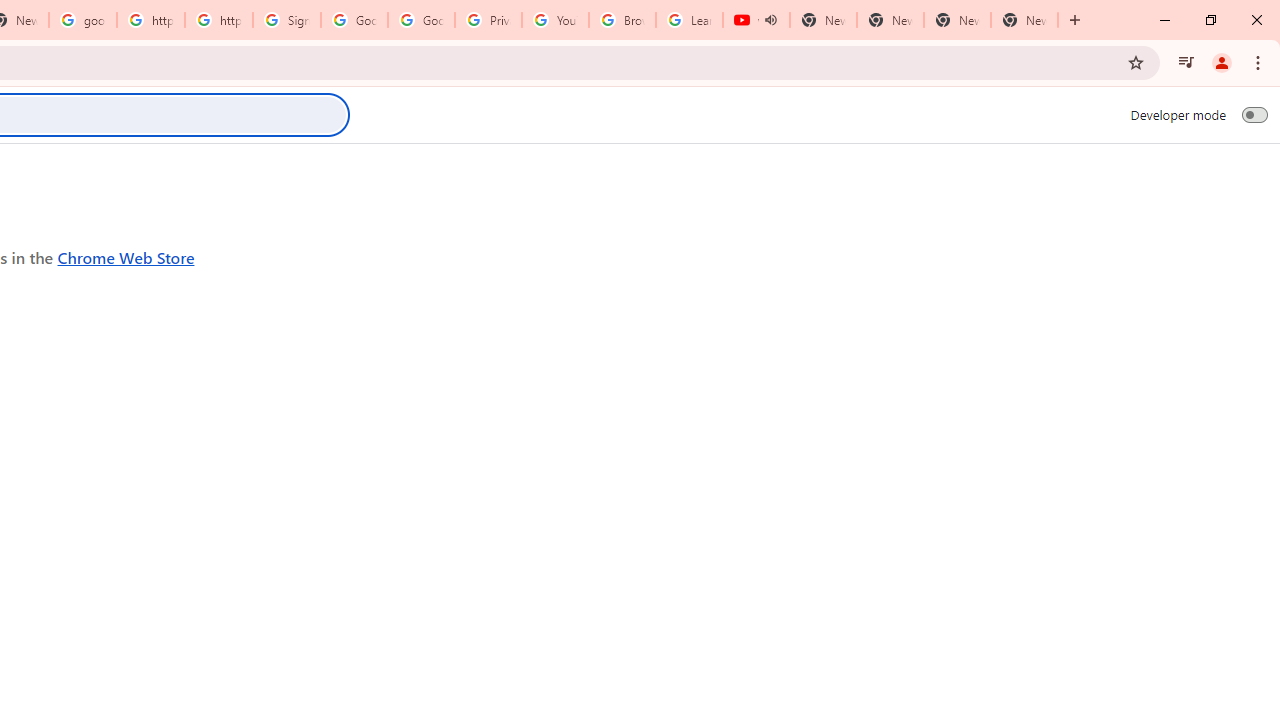 This screenshot has width=1280, height=720. What do you see at coordinates (1254, 114) in the screenshot?
I see `'Developer mode'` at bounding box center [1254, 114].